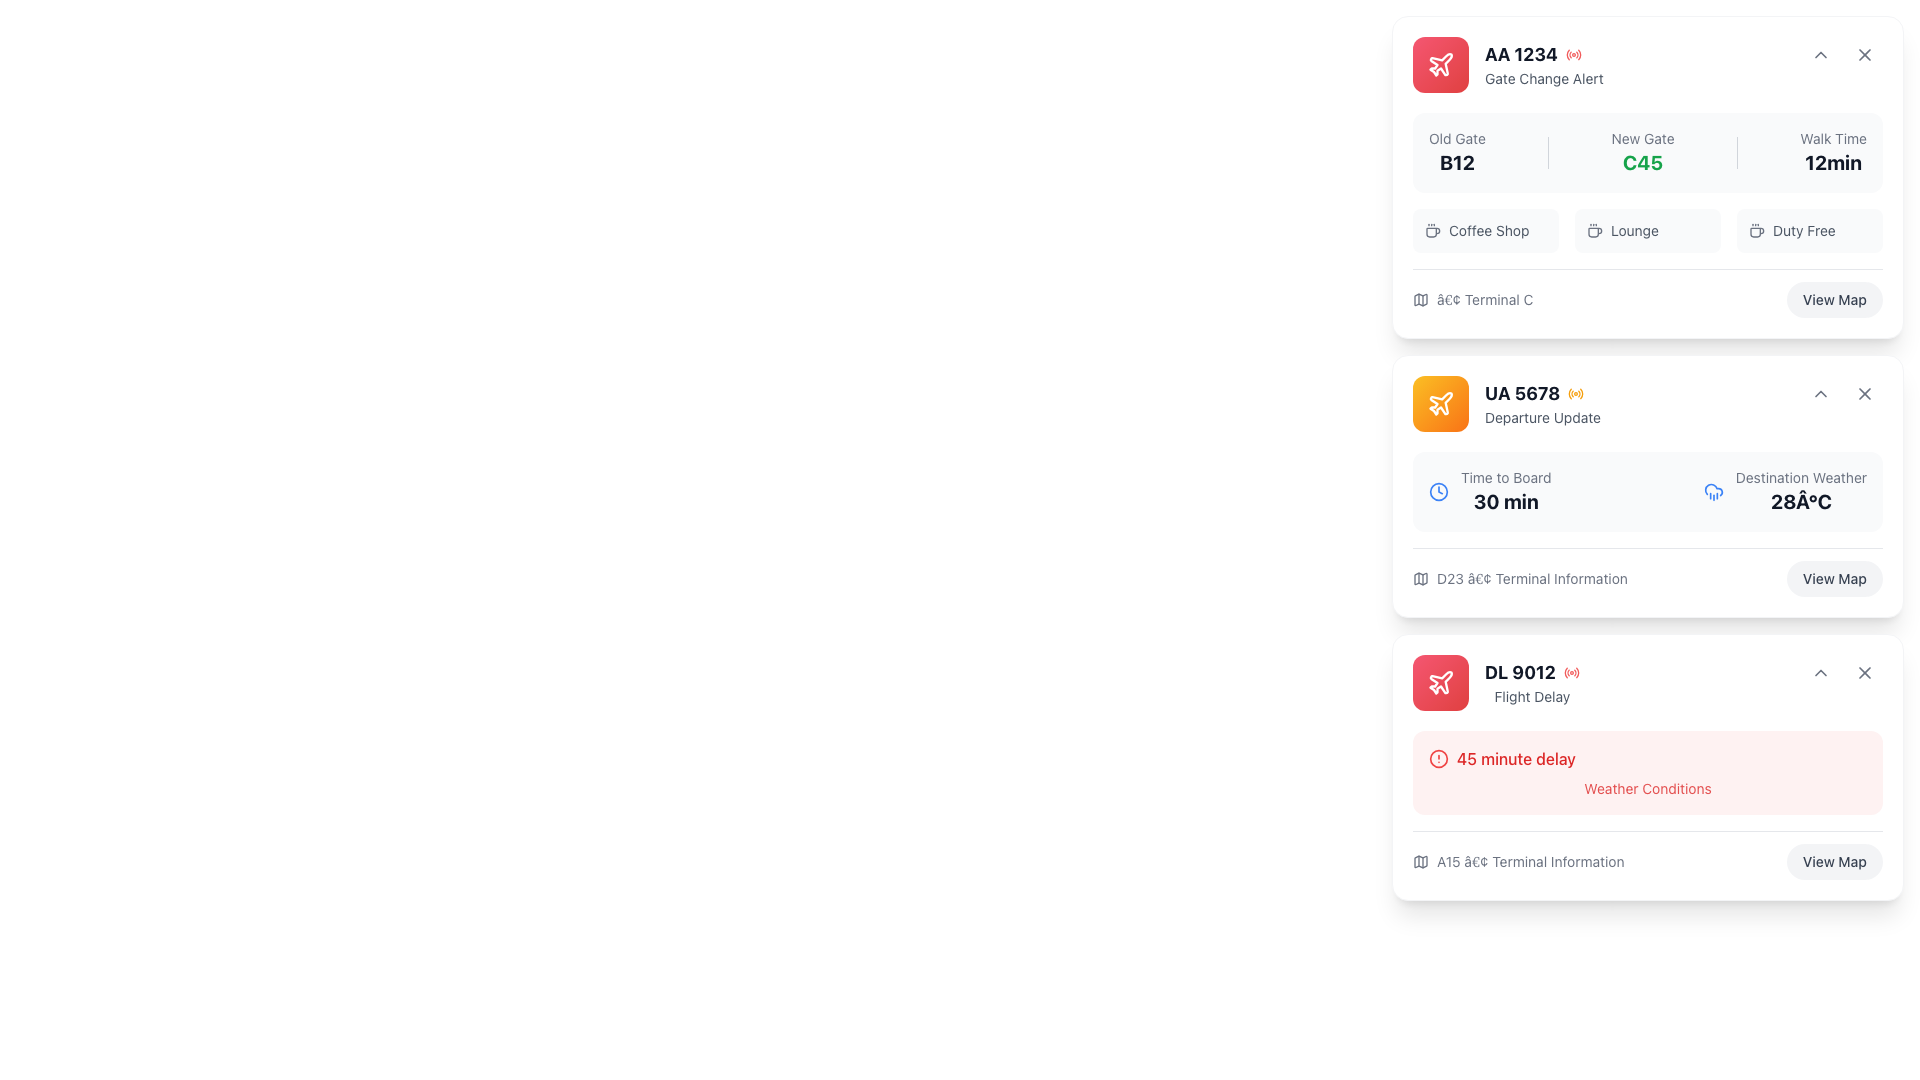 The width and height of the screenshot is (1920, 1080). I want to click on the text label indicating a related service or amenity in the card titled 'AA 1234', located to the right of the 'Coffee Shop' and 'Lounge' icons, so click(1804, 230).